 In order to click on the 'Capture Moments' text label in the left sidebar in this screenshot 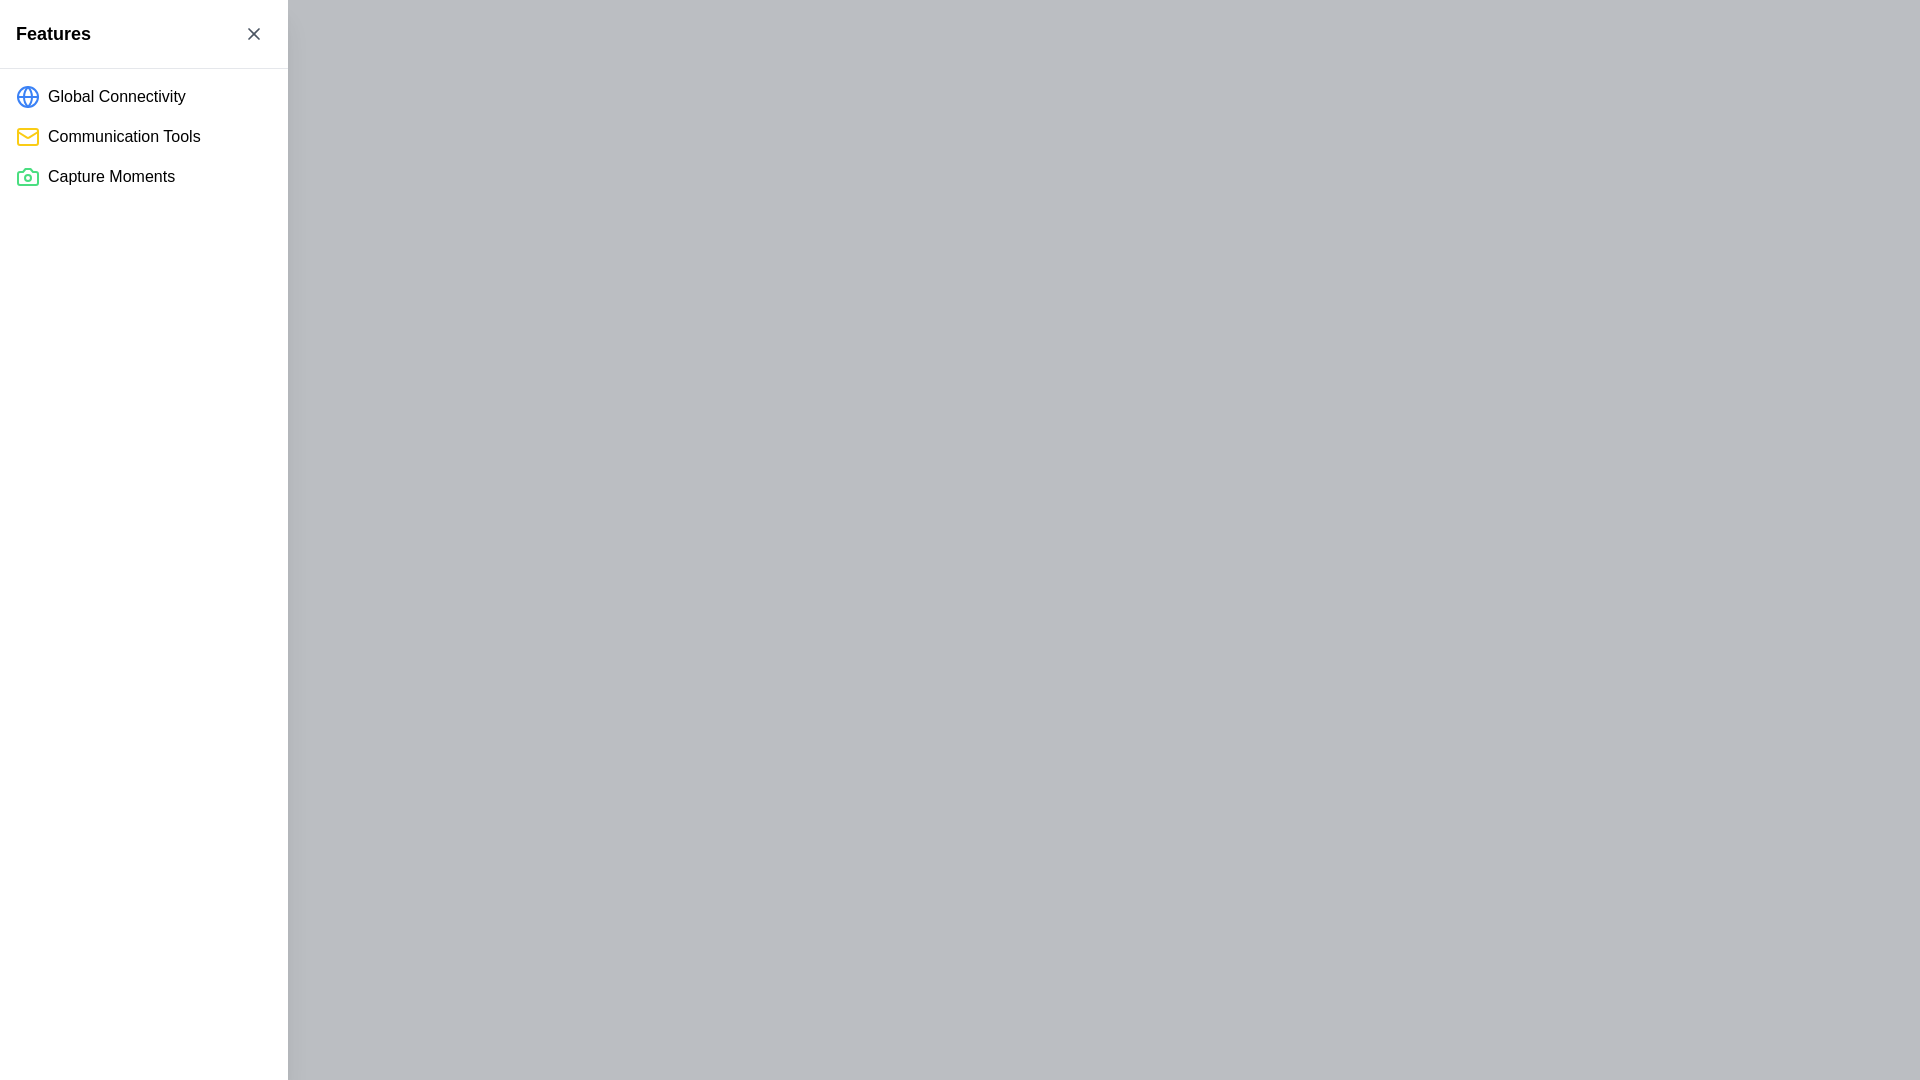, I will do `click(110, 176)`.